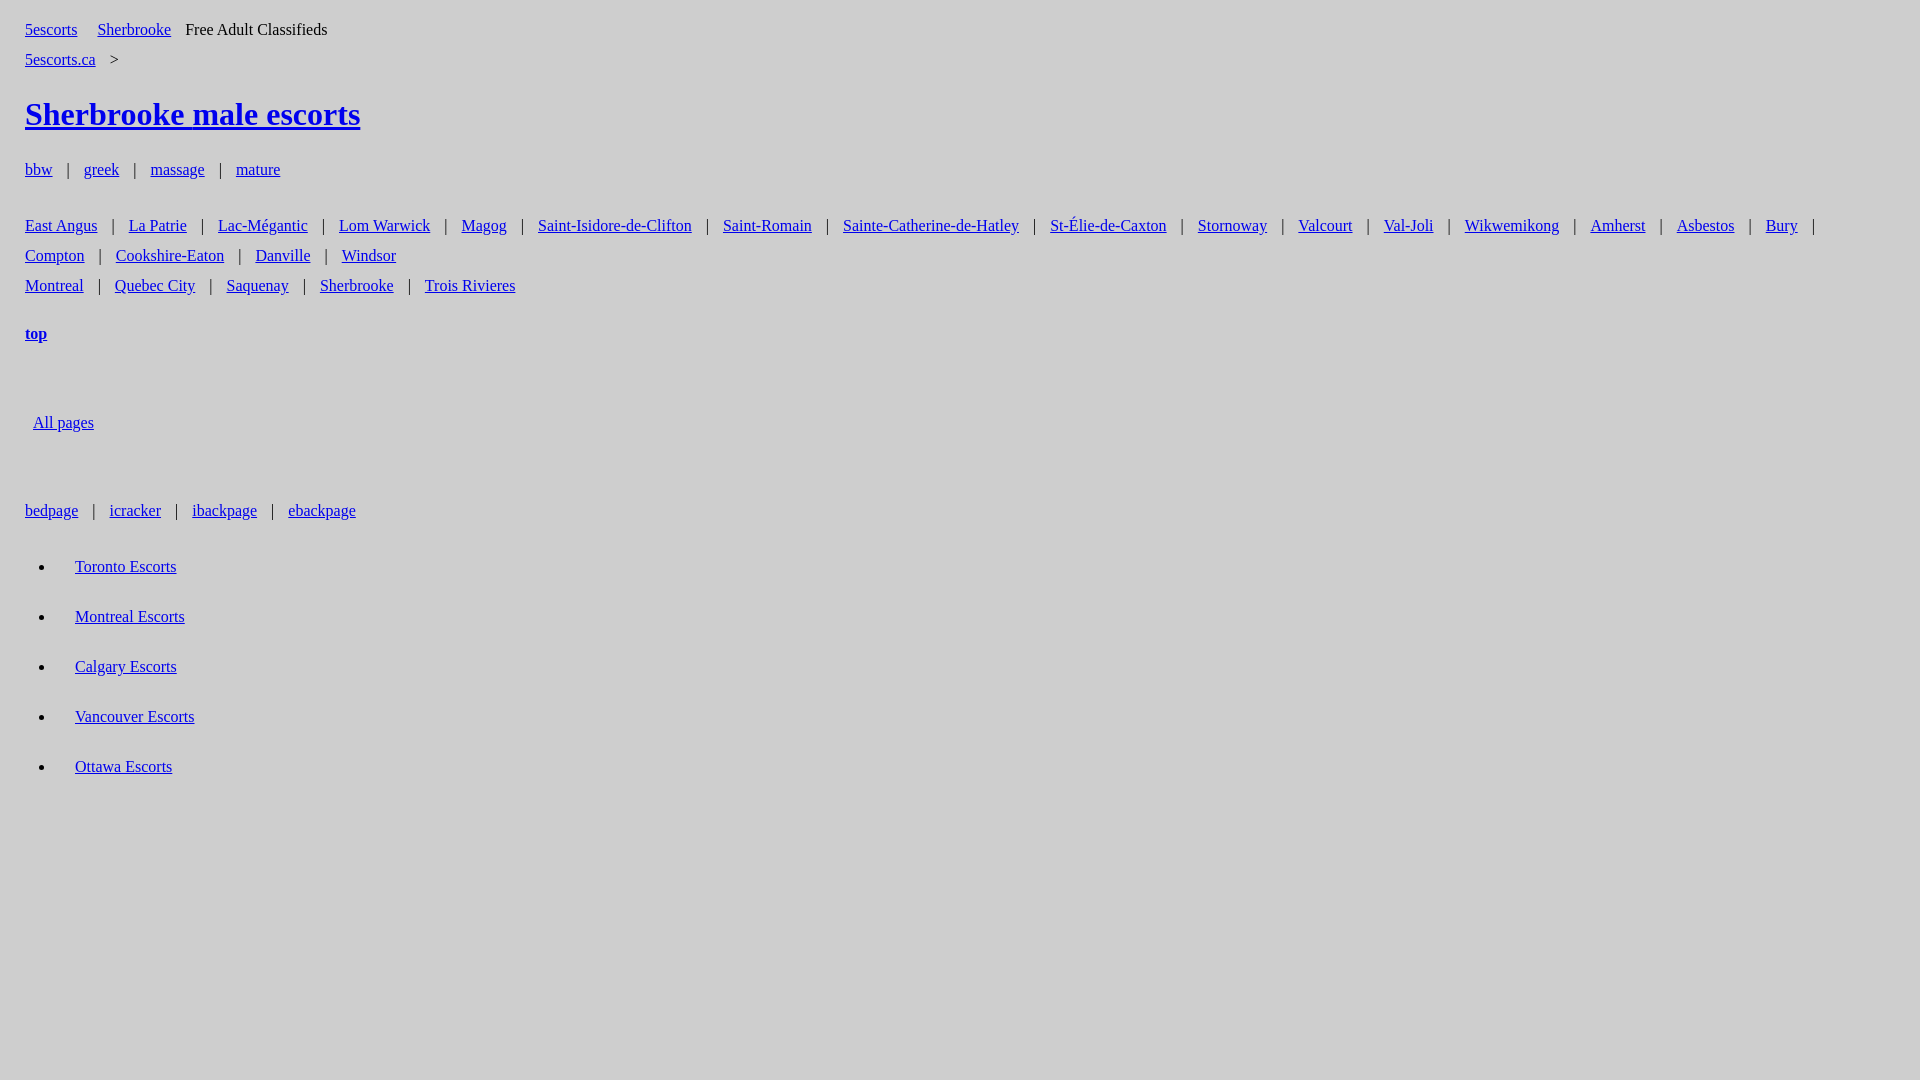  What do you see at coordinates (256, 285) in the screenshot?
I see `'Saquenay'` at bounding box center [256, 285].